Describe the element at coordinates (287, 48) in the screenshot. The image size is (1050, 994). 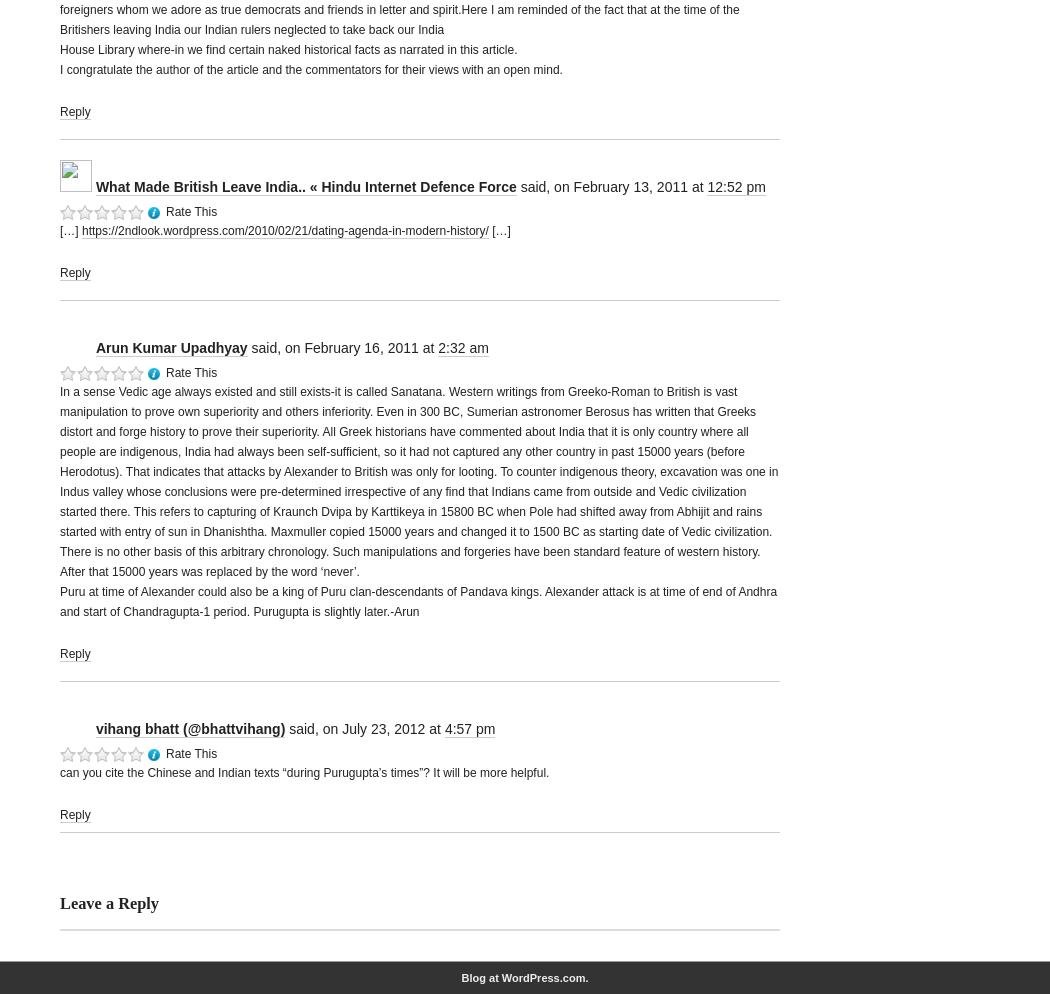
I see `'House Library where-in we find certain naked historical facts as narrated in this article.'` at that location.